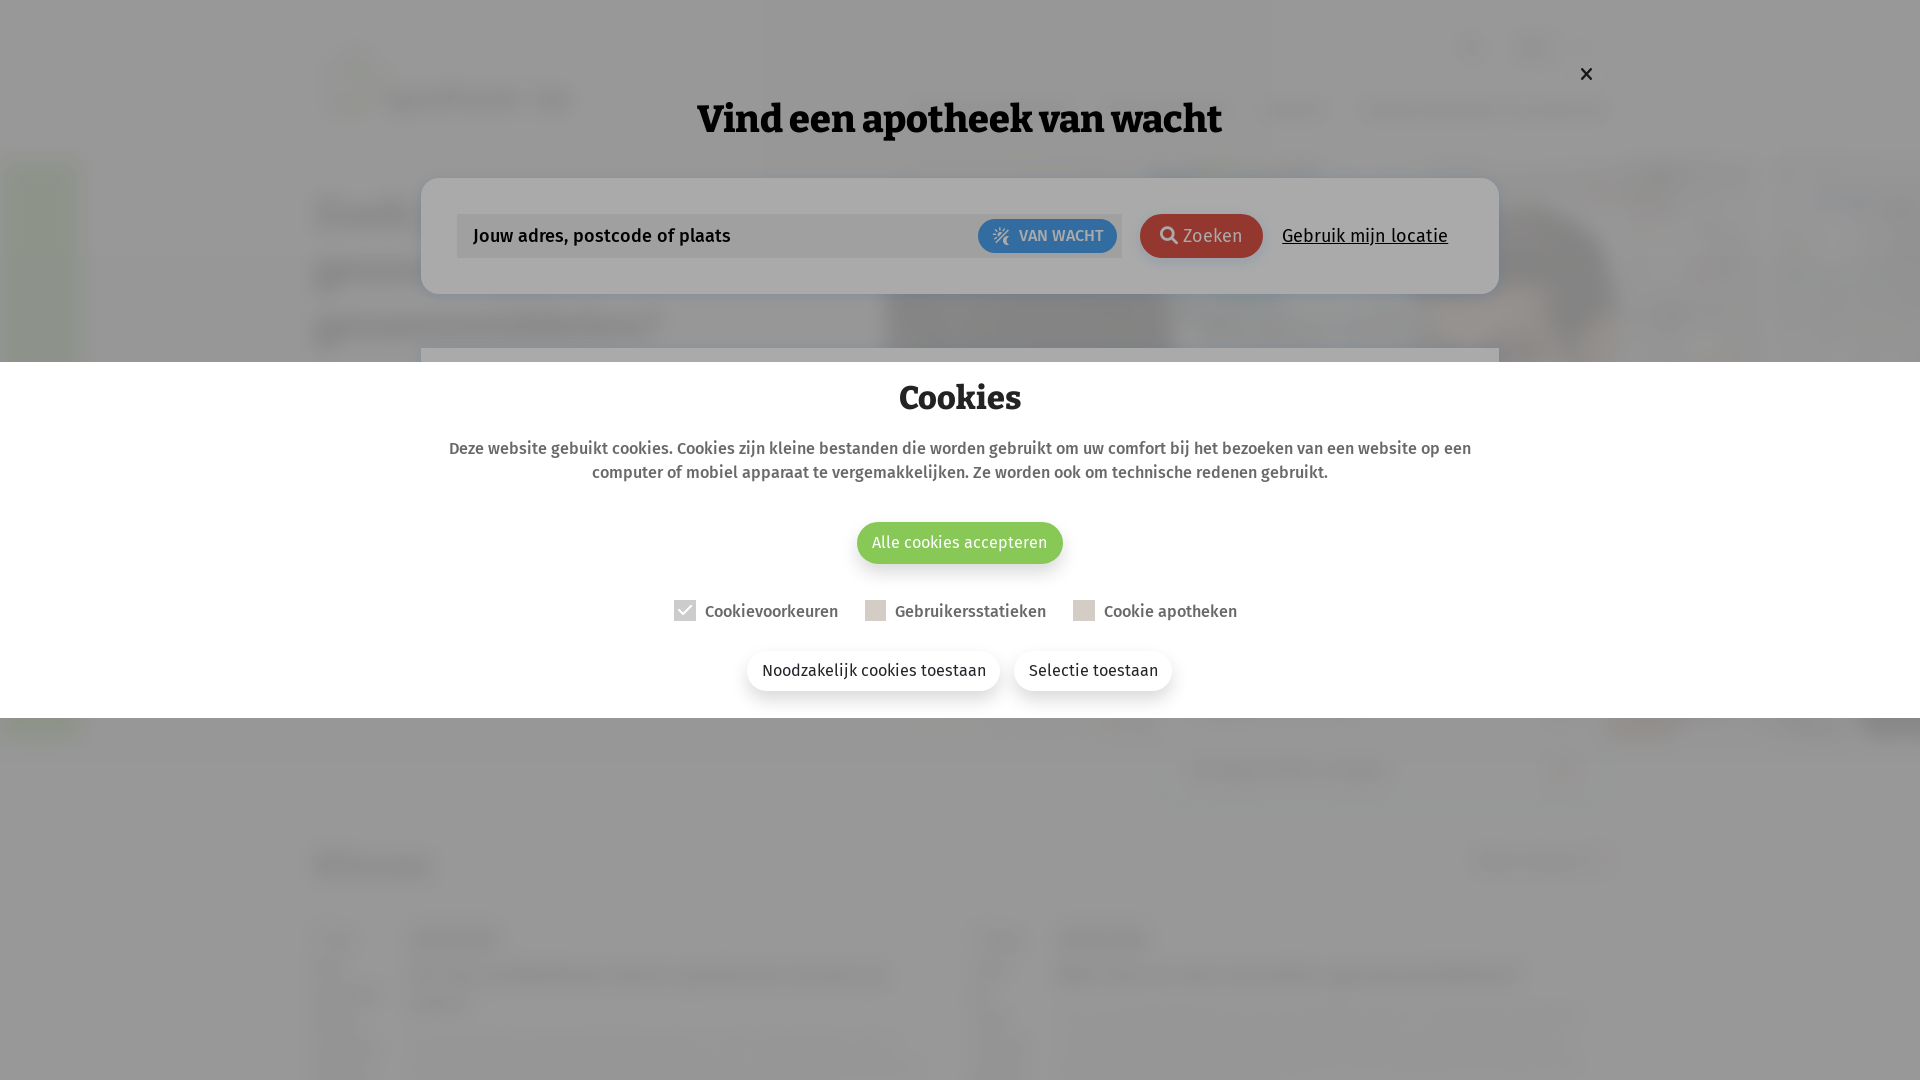 The image size is (1920, 1080). I want to click on 'Noodzakelijk cookies toestaan', so click(873, 671).